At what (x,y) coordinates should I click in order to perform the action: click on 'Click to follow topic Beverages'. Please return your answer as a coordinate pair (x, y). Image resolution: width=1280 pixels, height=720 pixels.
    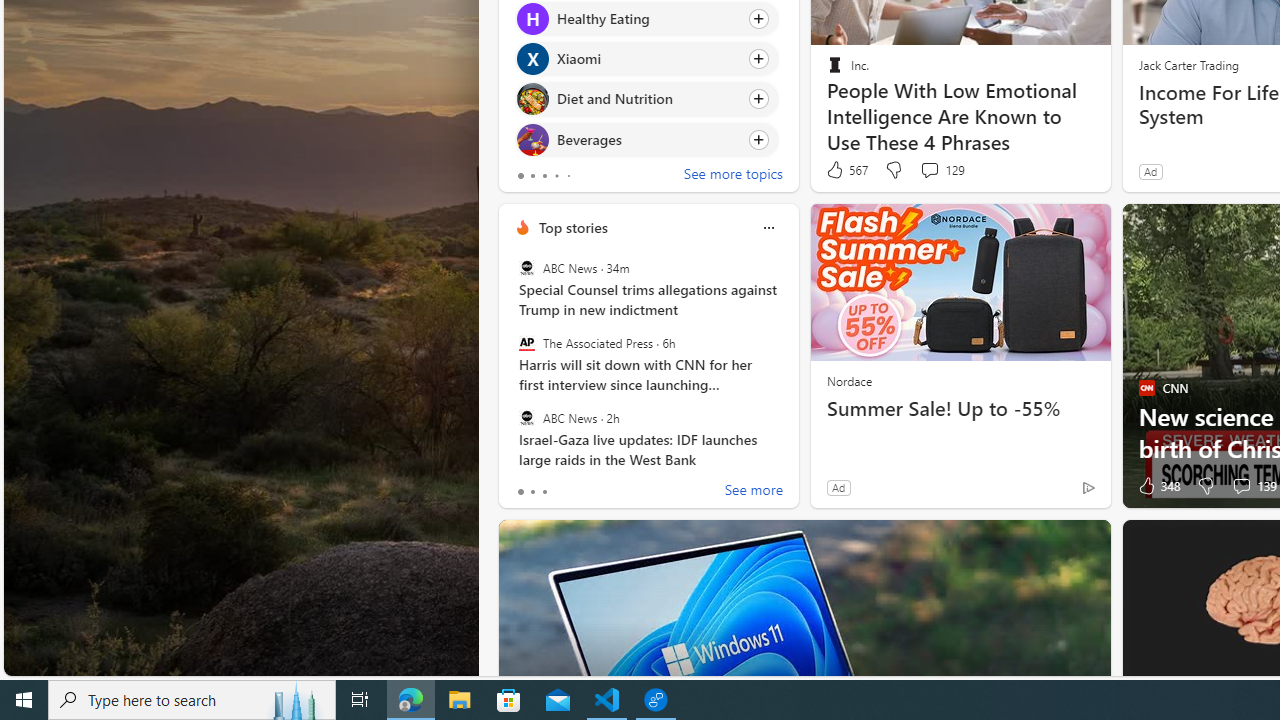
    Looking at the image, I should click on (647, 138).